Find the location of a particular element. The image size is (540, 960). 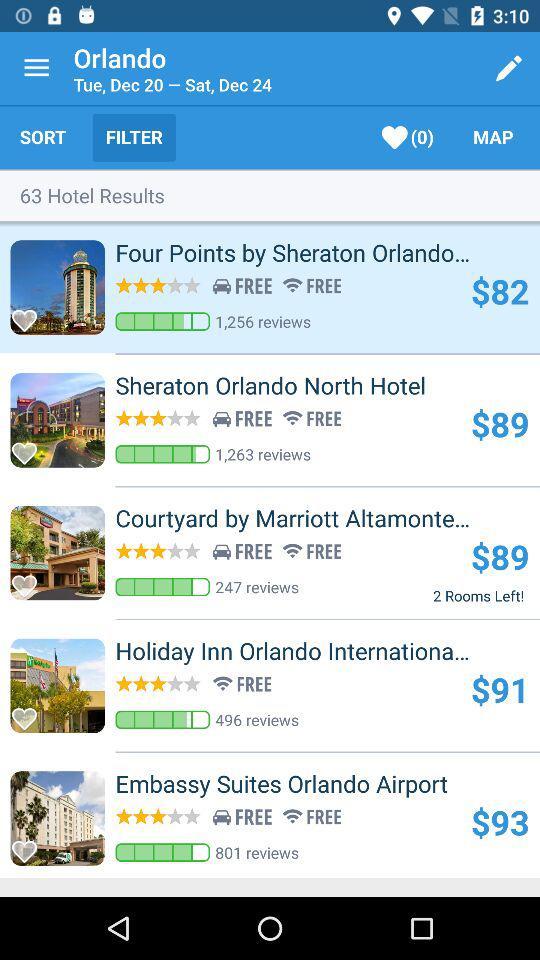

icon to the right of (0) icon is located at coordinates (492, 136).